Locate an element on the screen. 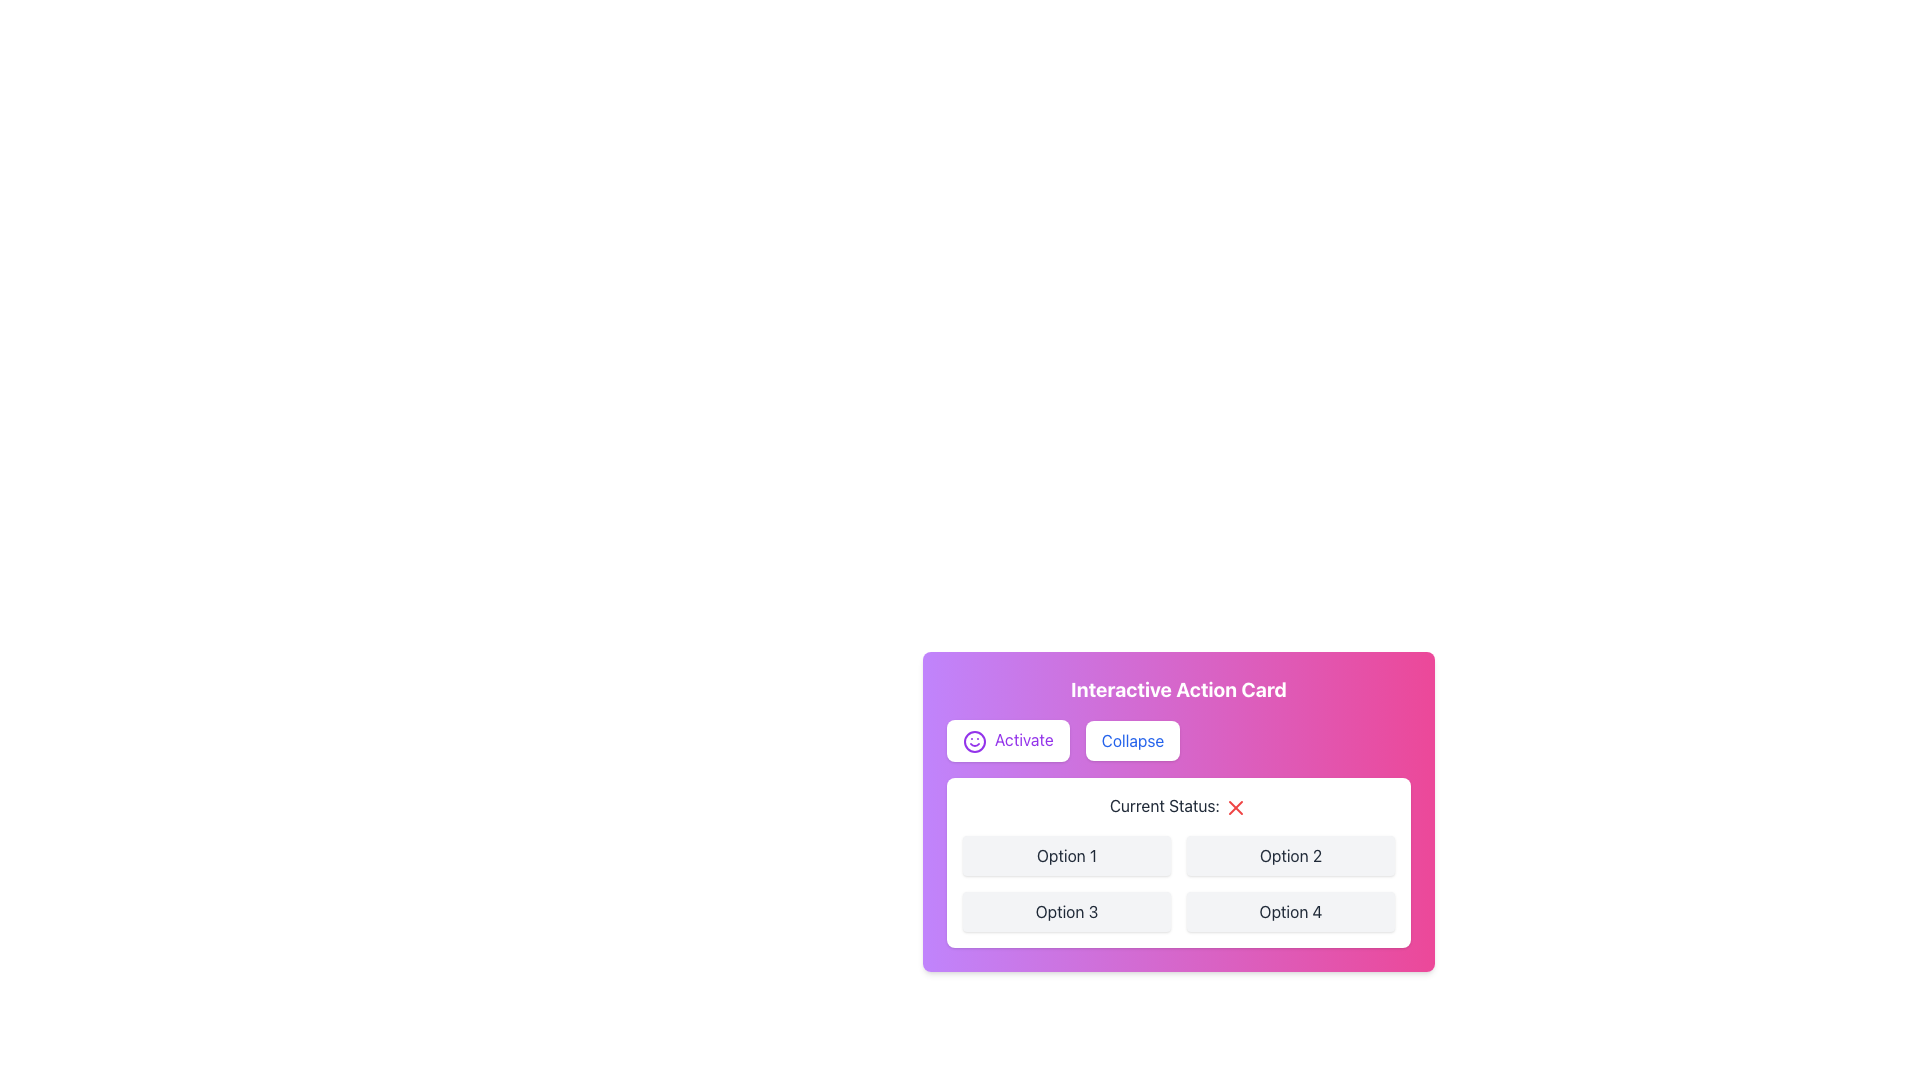 This screenshot has width=1920, height=1080. the rectangular button labeled 'Option 2' with a light gray background and rounded corners is located at coordinates (1291, 855).